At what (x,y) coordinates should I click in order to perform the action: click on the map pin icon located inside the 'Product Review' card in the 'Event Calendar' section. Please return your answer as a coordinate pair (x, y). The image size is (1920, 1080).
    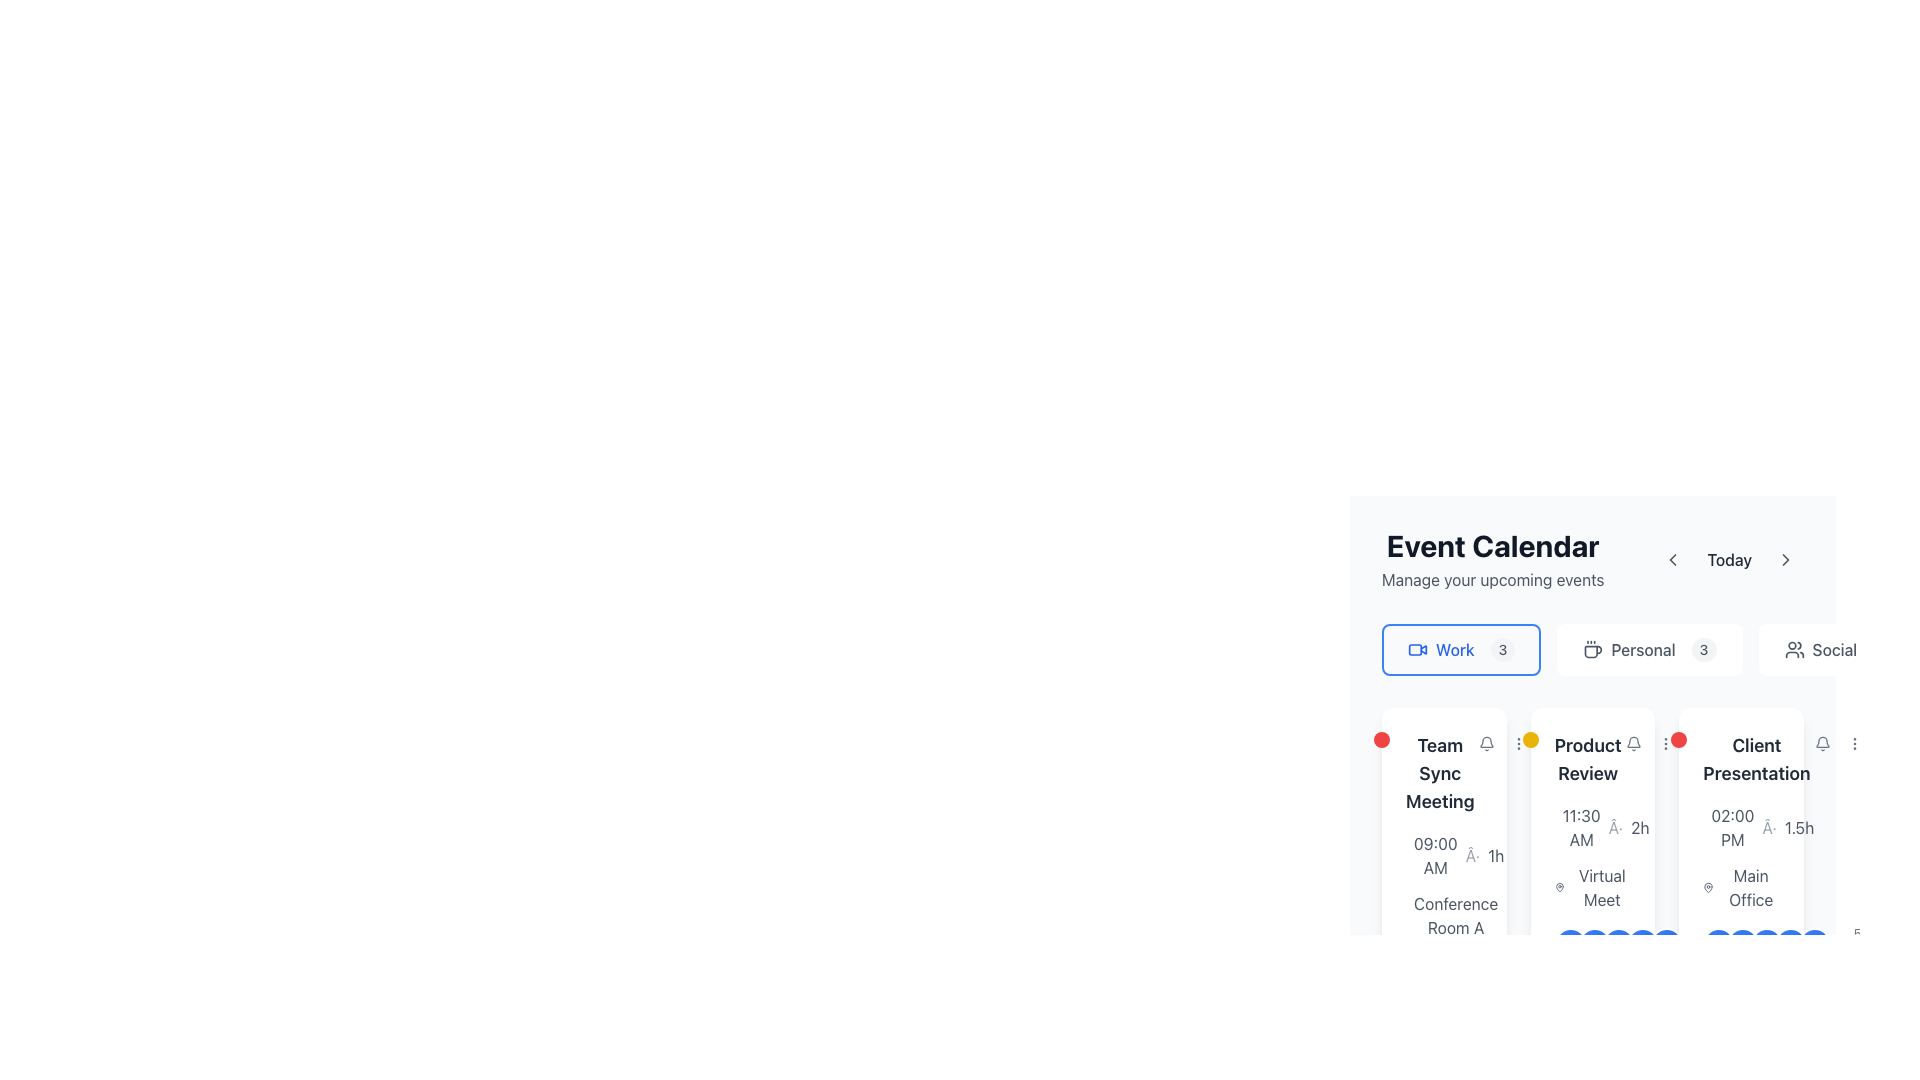
    Looking at the image, I should click on (1559, 886).